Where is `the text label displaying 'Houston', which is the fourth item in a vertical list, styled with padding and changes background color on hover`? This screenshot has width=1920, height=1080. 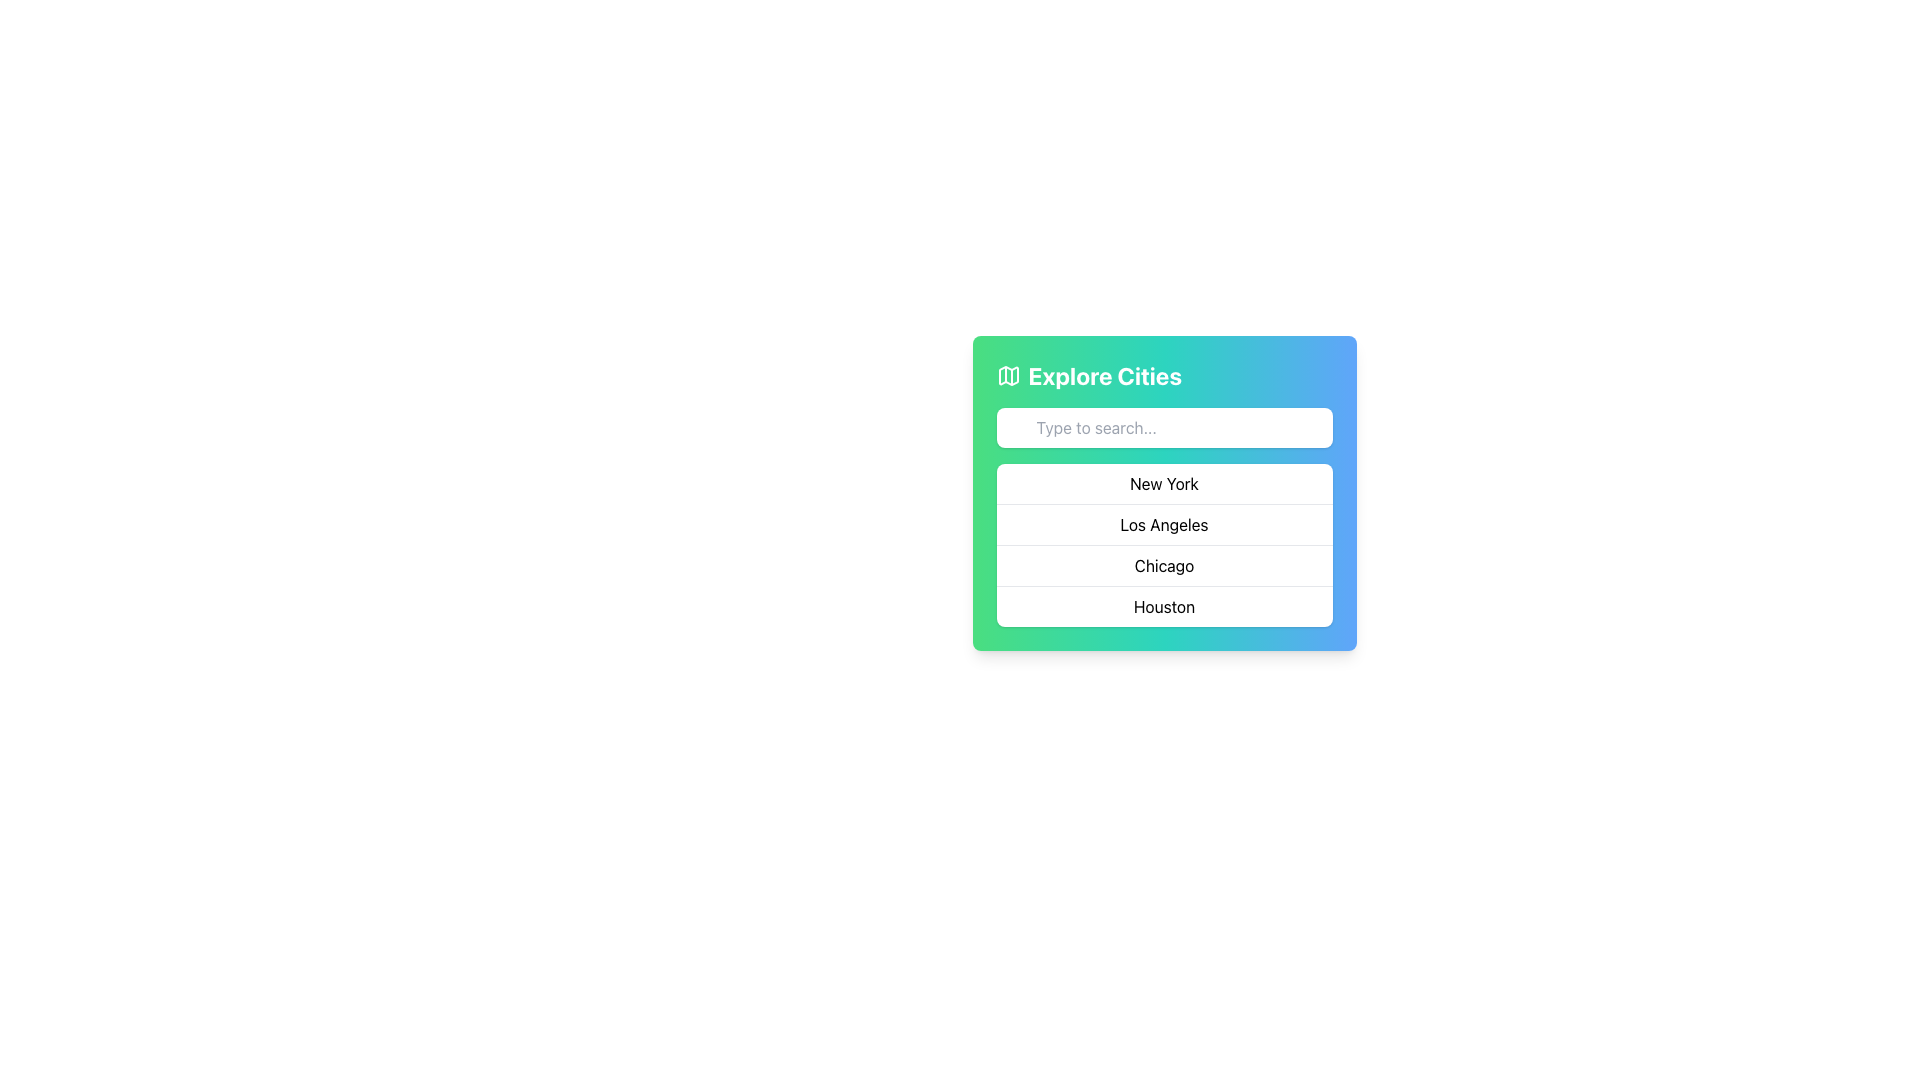 the text label displaying 'Houston', which is the fourth item in a vertical list, styled with padding and changes background color on hover is located at coordinates (1164, 605).